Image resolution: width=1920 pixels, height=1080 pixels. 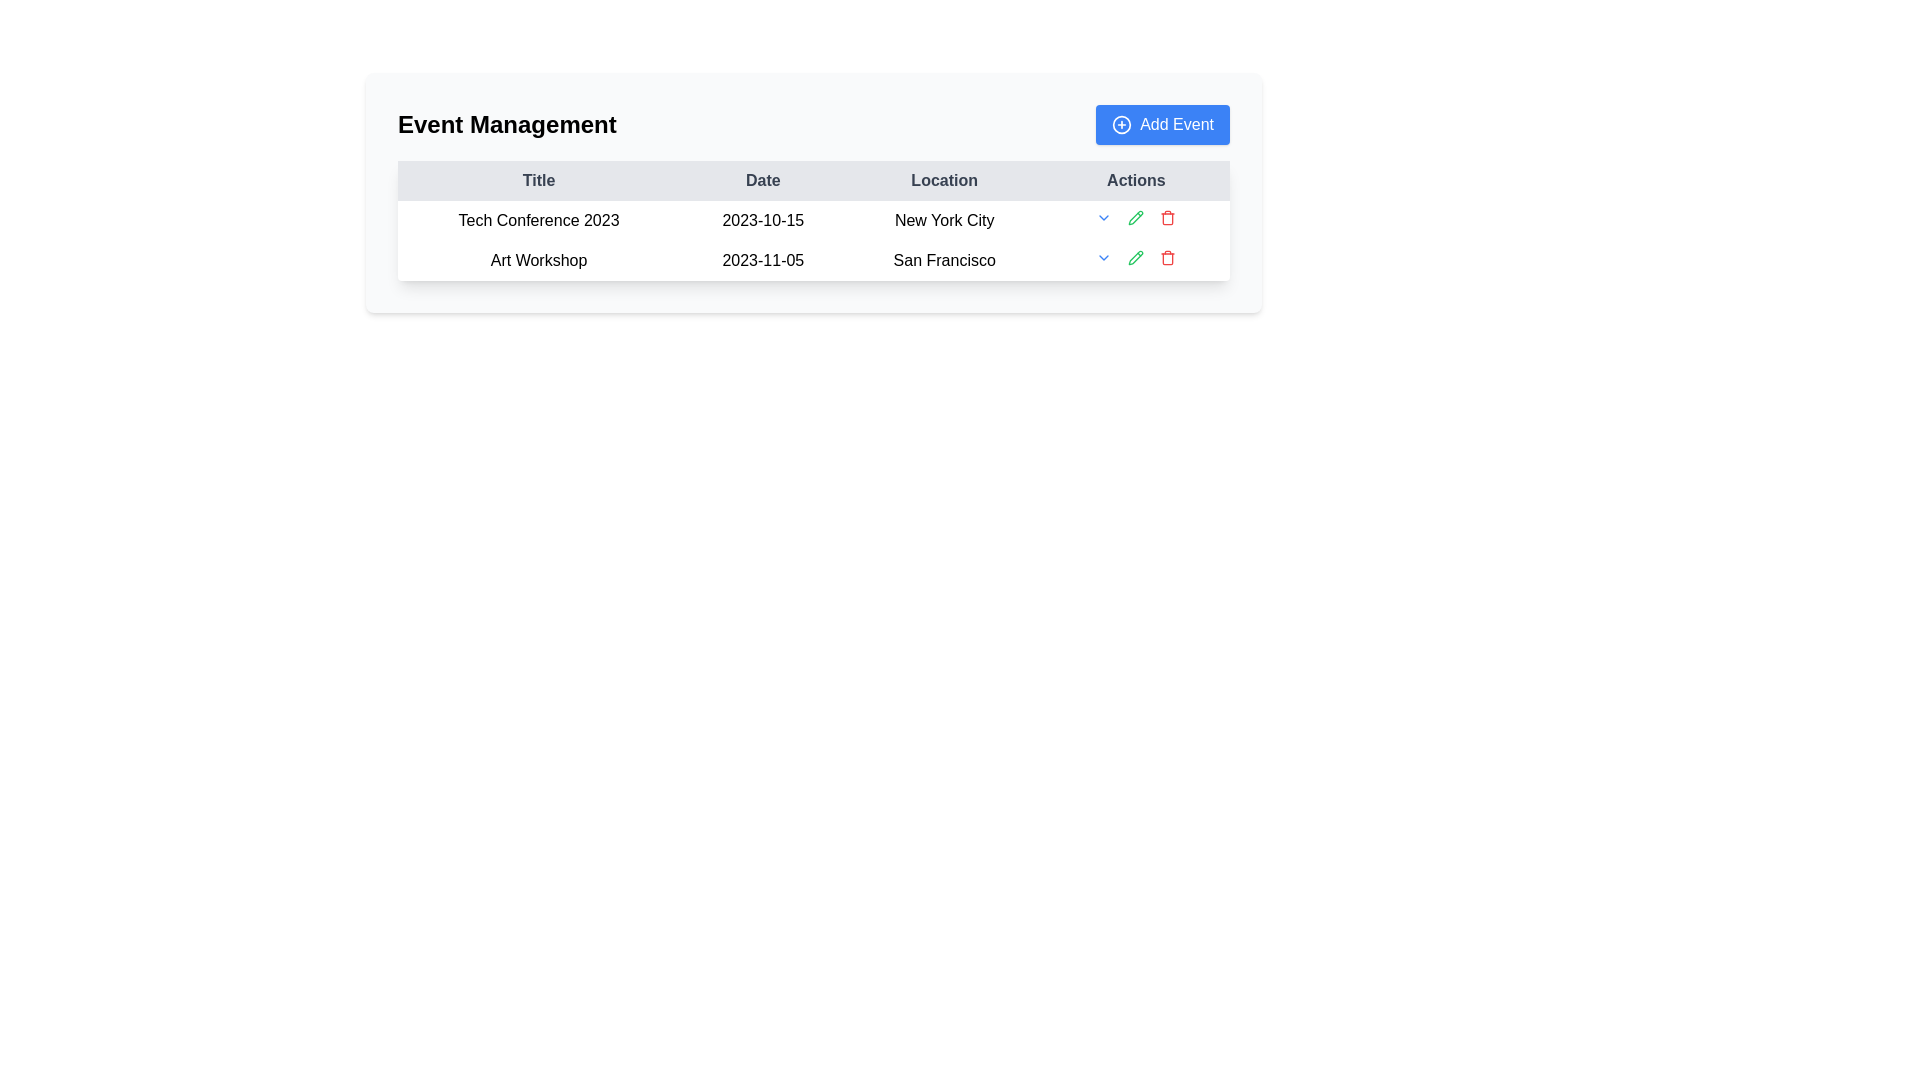 I want to click on the 'Location' header cell in the table, so click(x=943, y=181).